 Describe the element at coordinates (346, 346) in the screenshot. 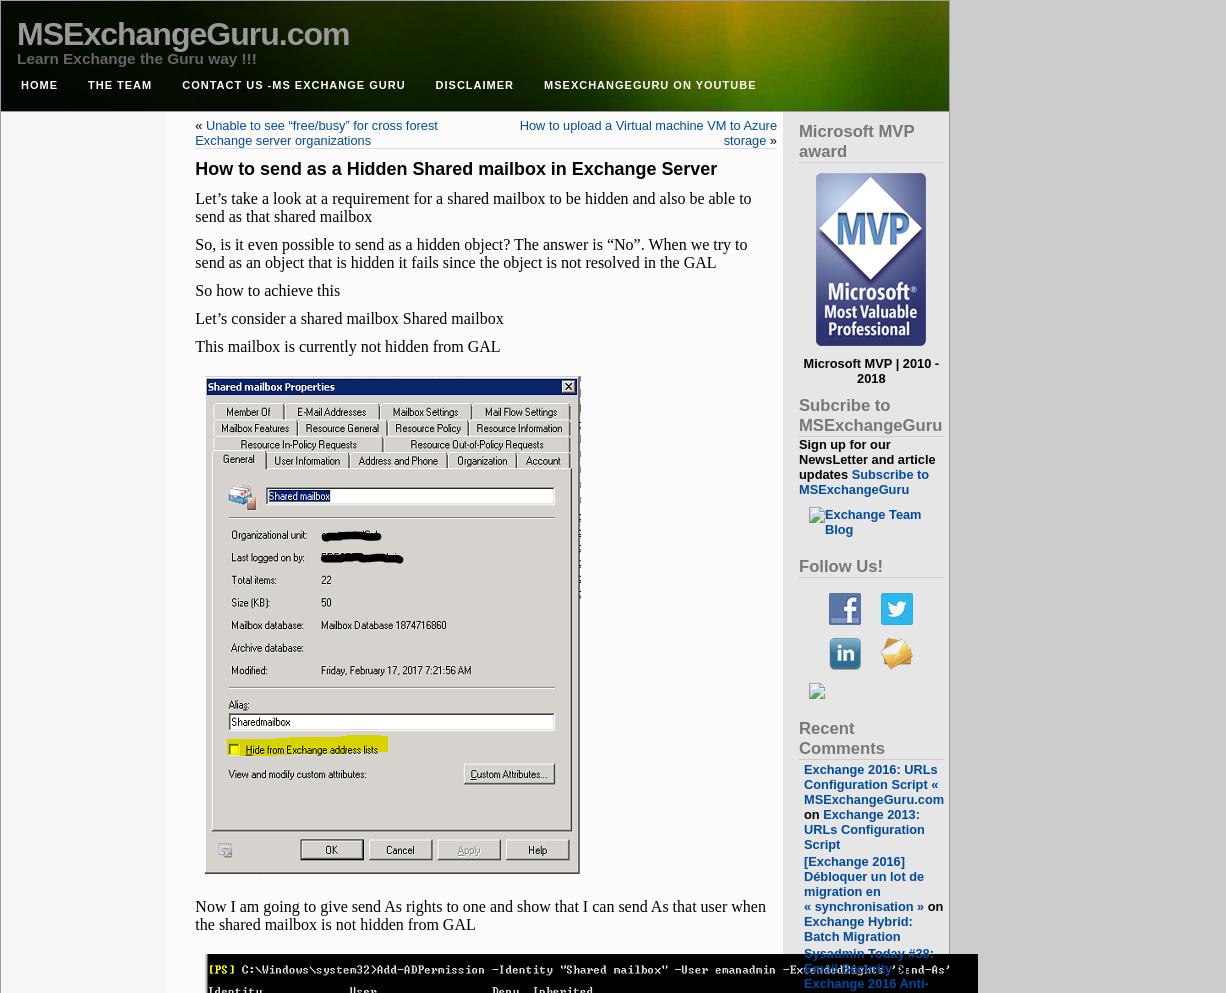

I see `'This mailbox is currently not hidden from GAL'` at that location.